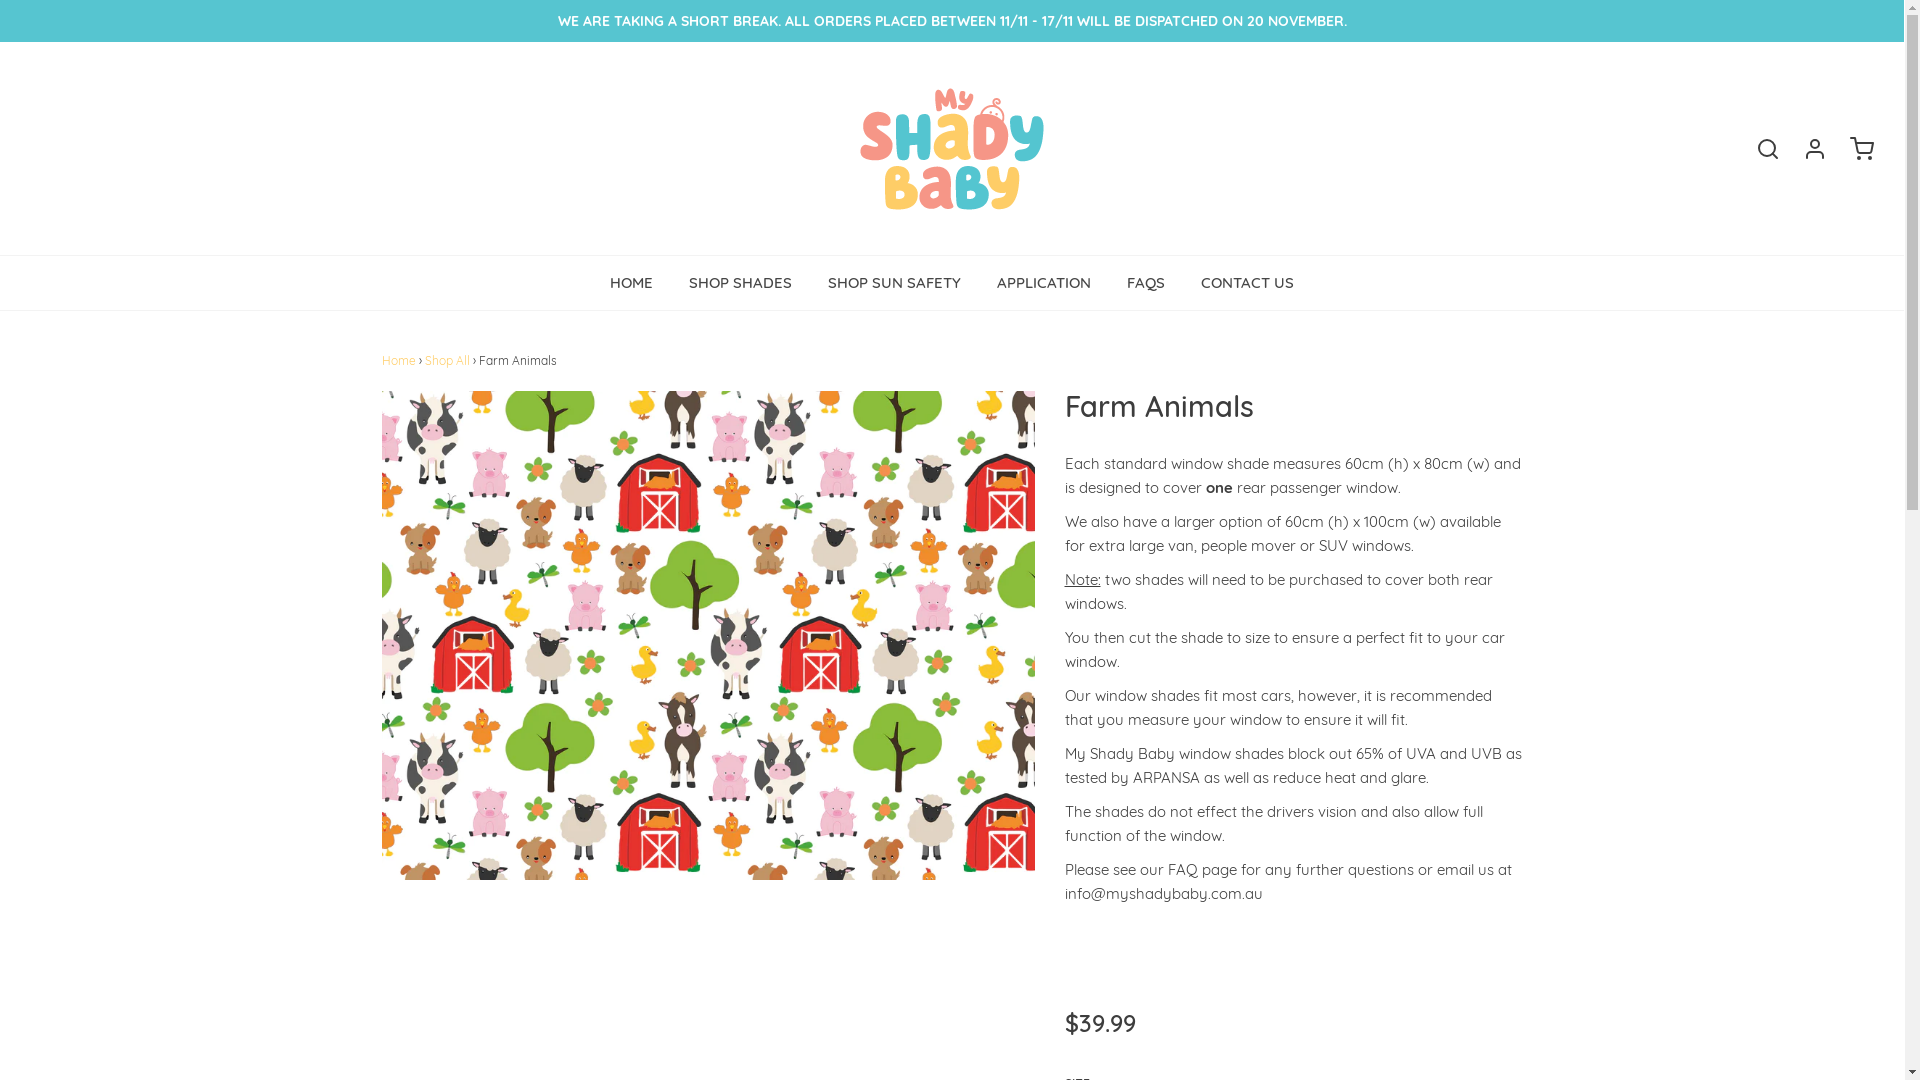 The width and height of the screenshot is (1920, 1080). What do you see at coordinates (446, 360) in the screenshot?
I see `'Shop All'` at bounding box center [446, 360].